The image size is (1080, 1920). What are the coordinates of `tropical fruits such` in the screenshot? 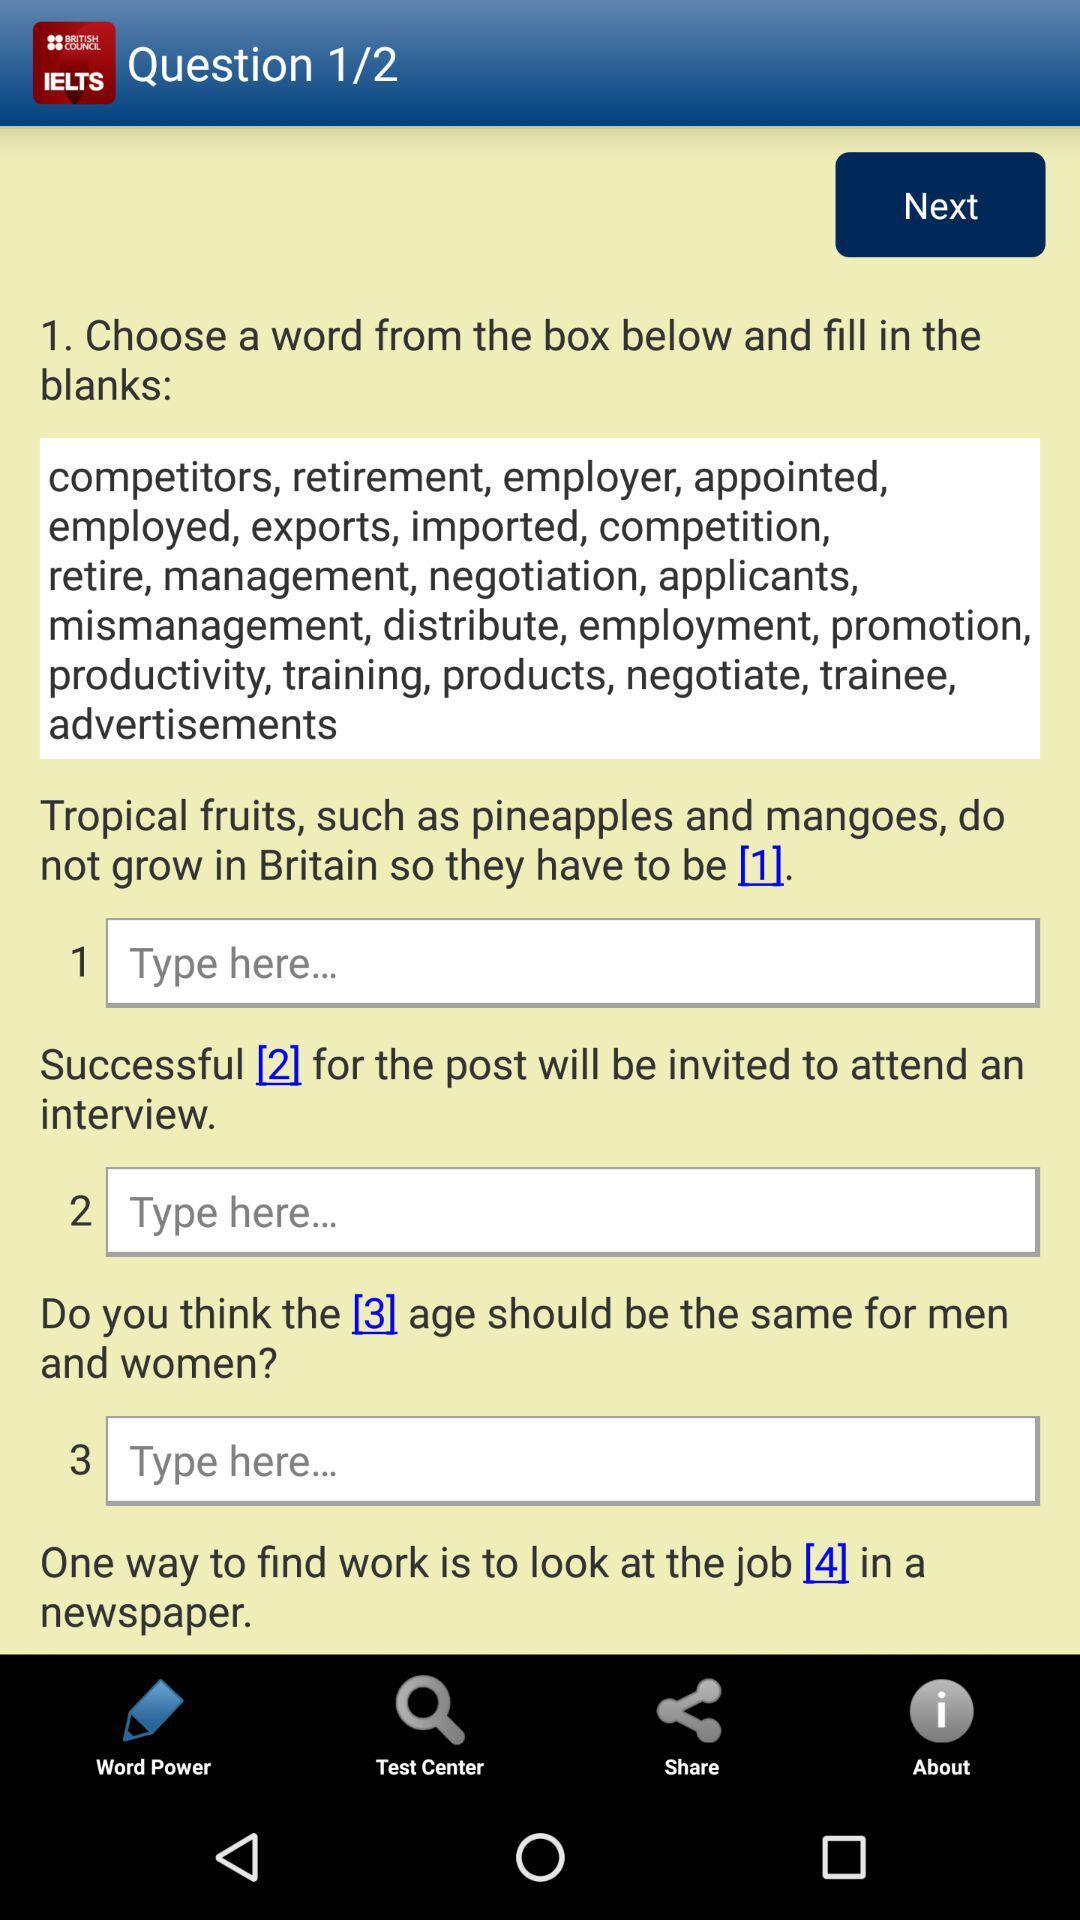 It's located at (540, 838).